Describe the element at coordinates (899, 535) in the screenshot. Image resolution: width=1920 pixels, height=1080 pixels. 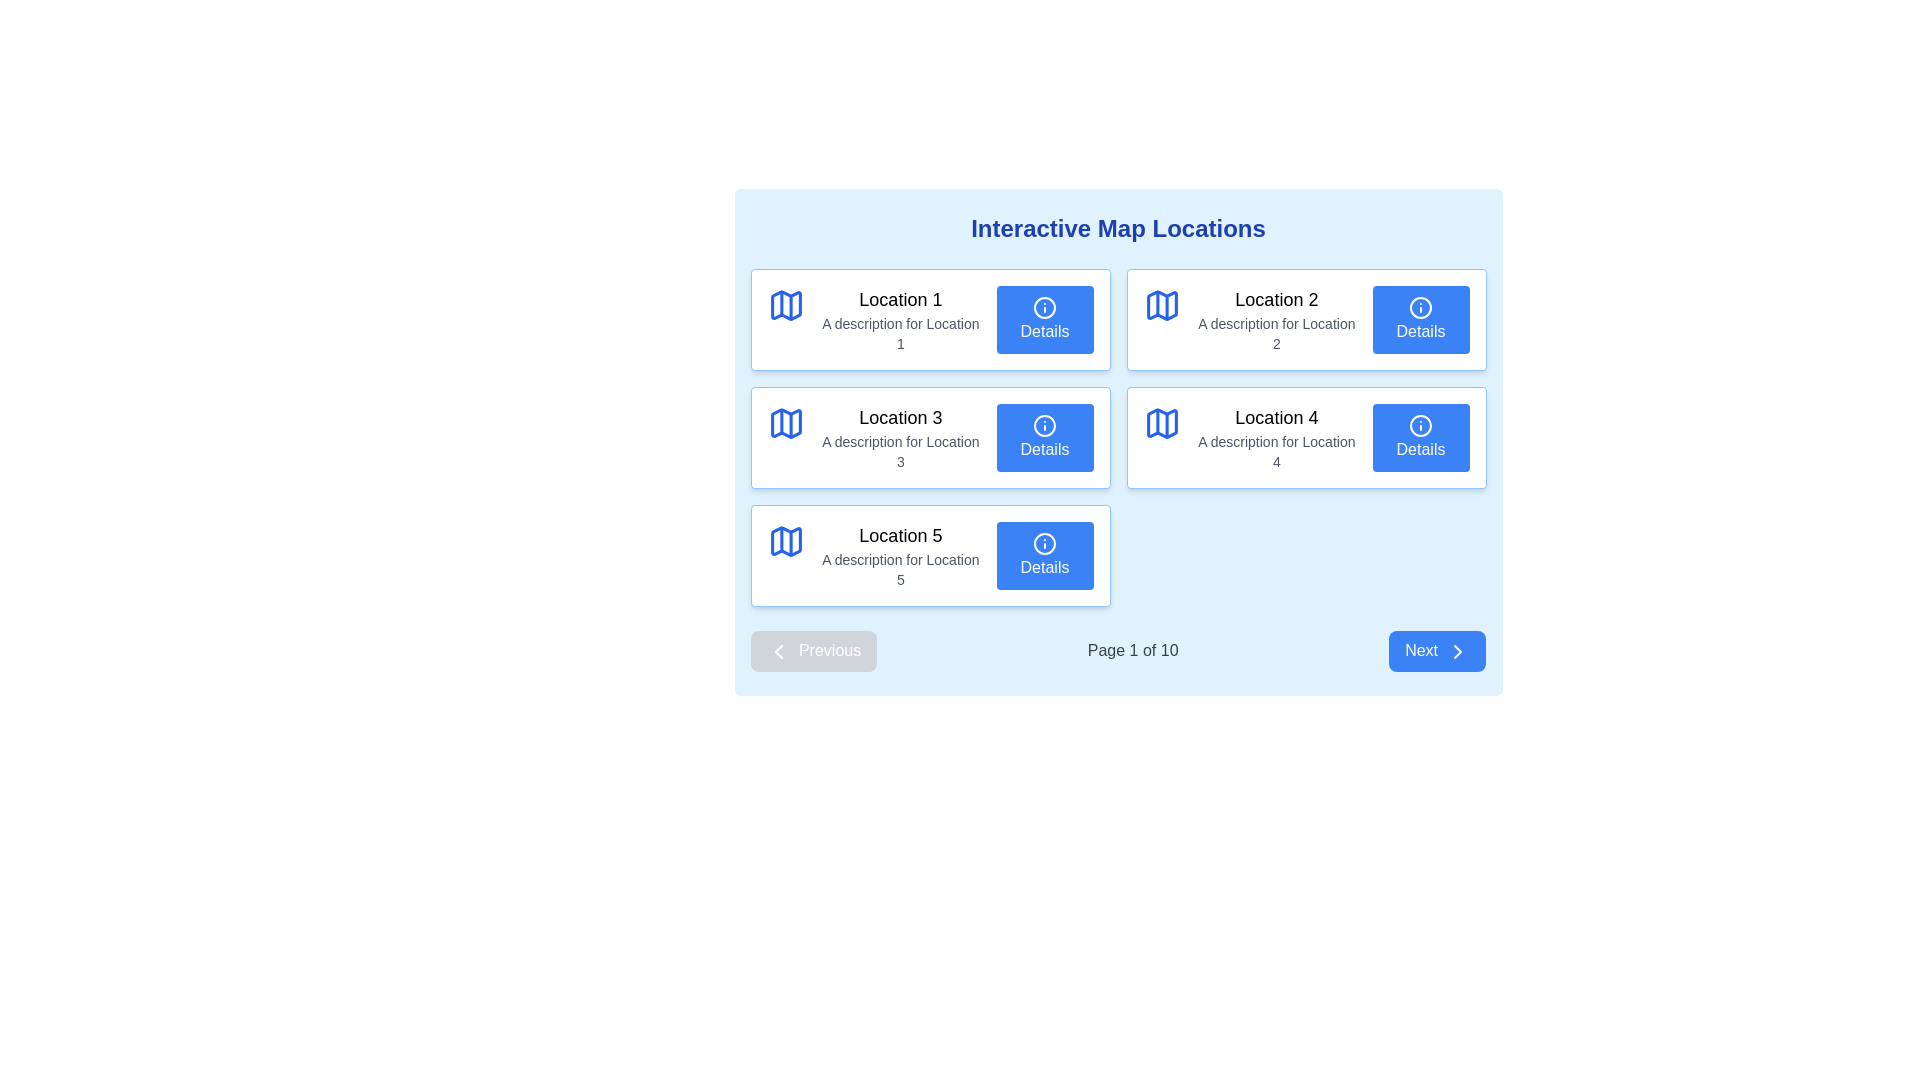
I see `the text label 'Location 5'` at that location.